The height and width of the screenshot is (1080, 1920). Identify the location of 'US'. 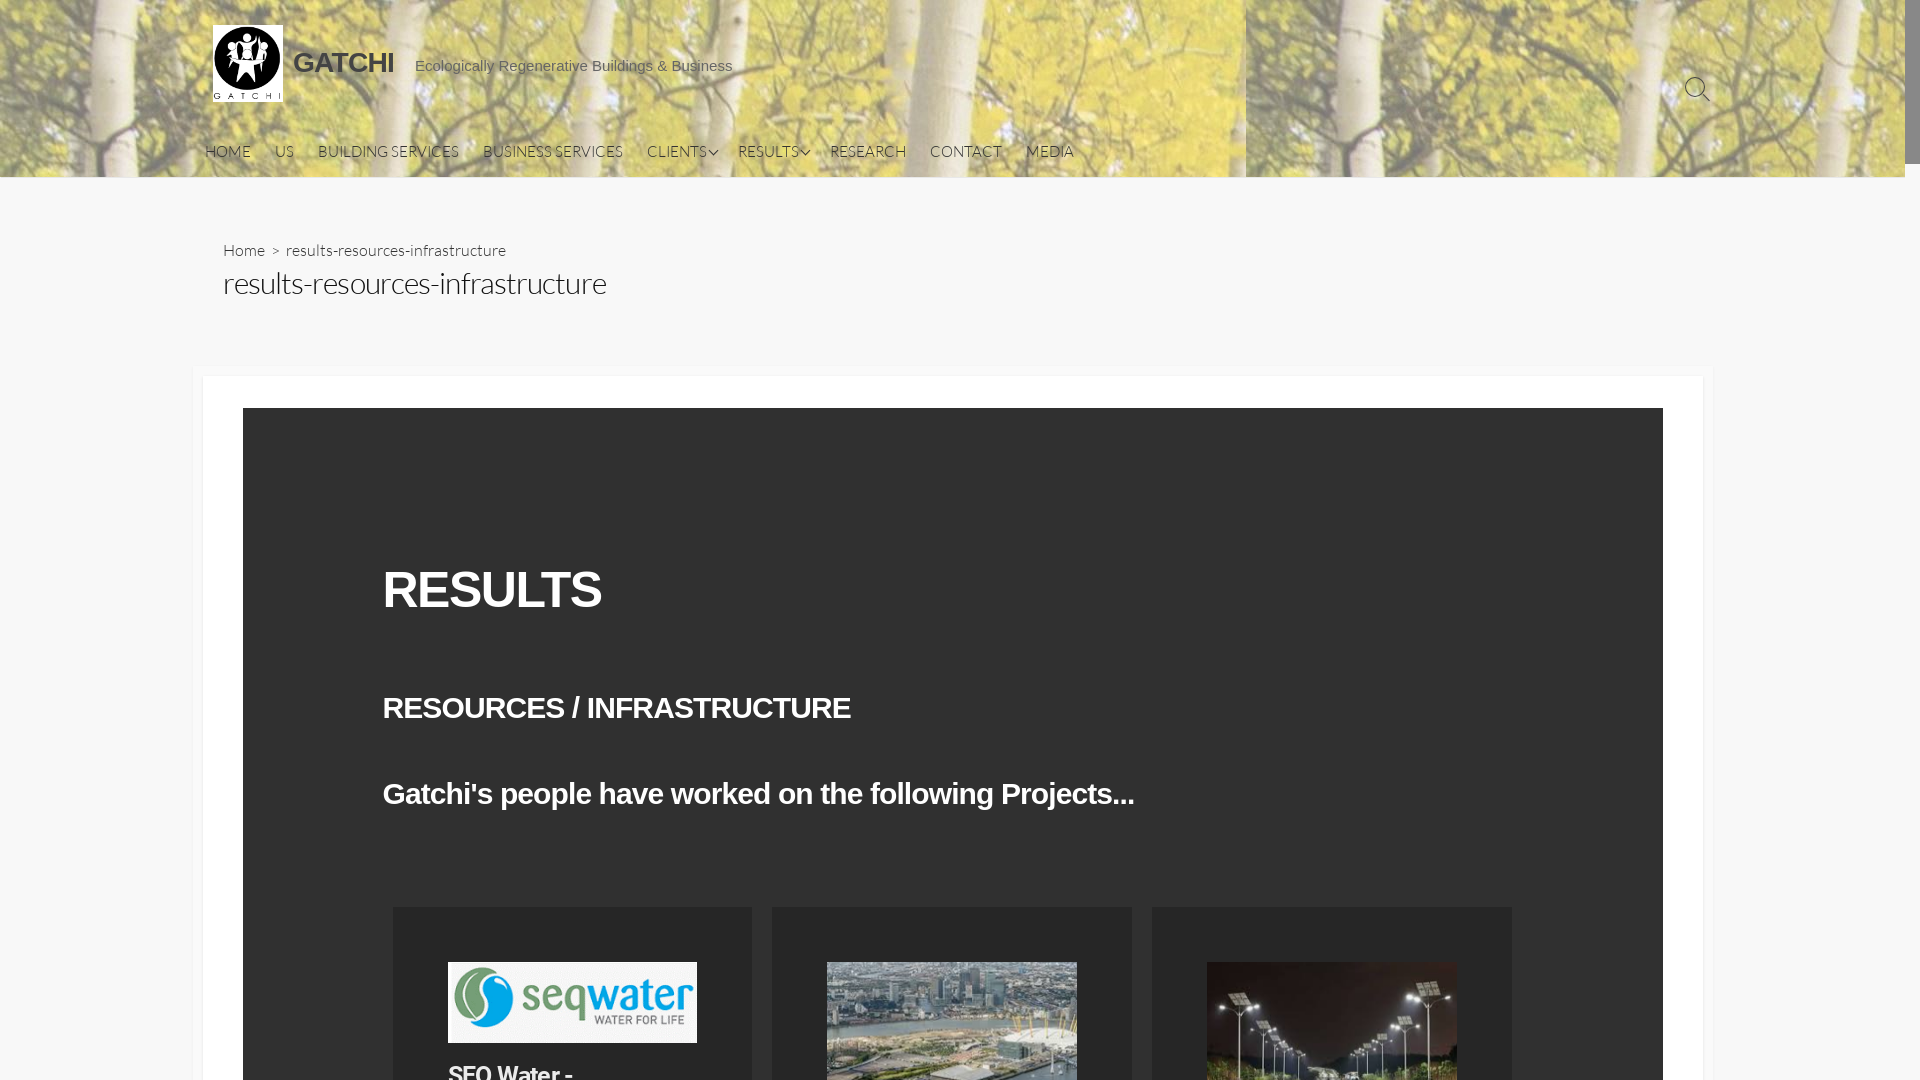
(282, 150).